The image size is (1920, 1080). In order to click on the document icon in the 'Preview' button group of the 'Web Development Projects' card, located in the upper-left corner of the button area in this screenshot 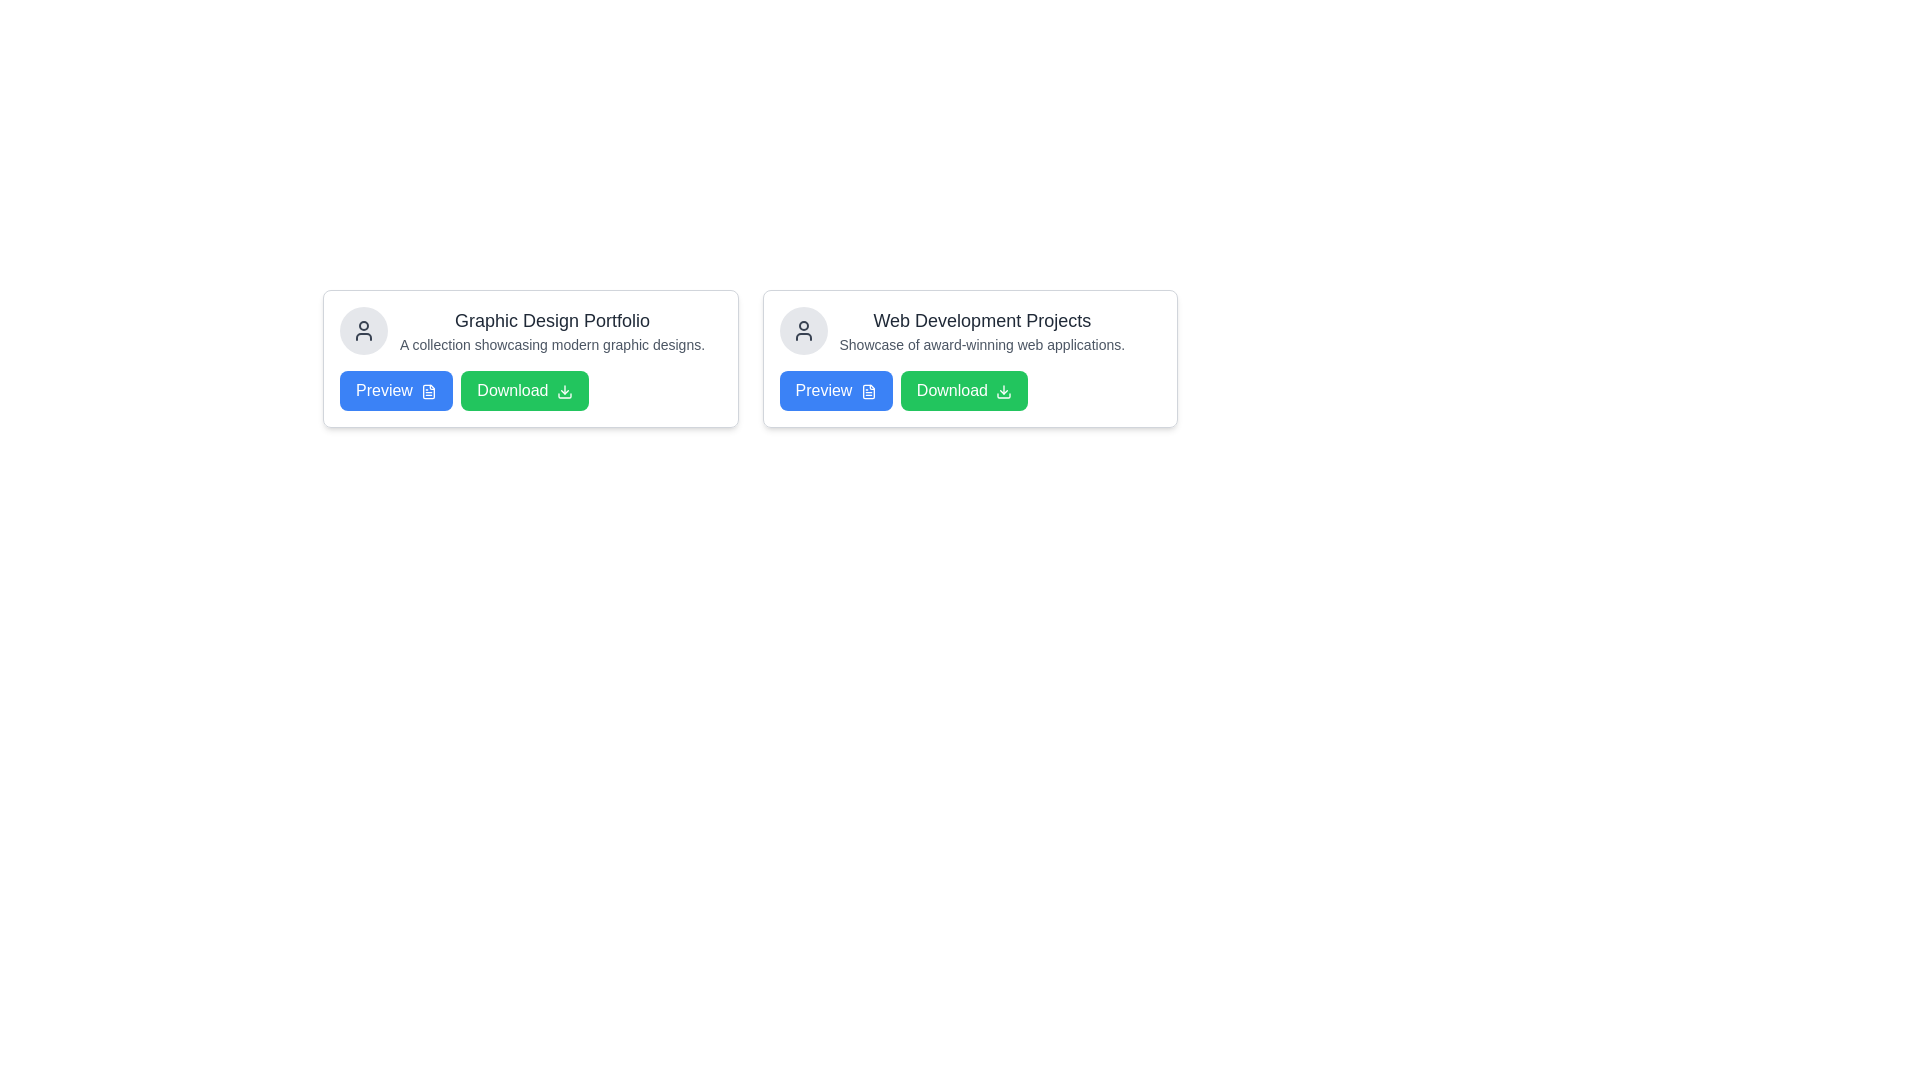, I will do `click(868, 391)`.